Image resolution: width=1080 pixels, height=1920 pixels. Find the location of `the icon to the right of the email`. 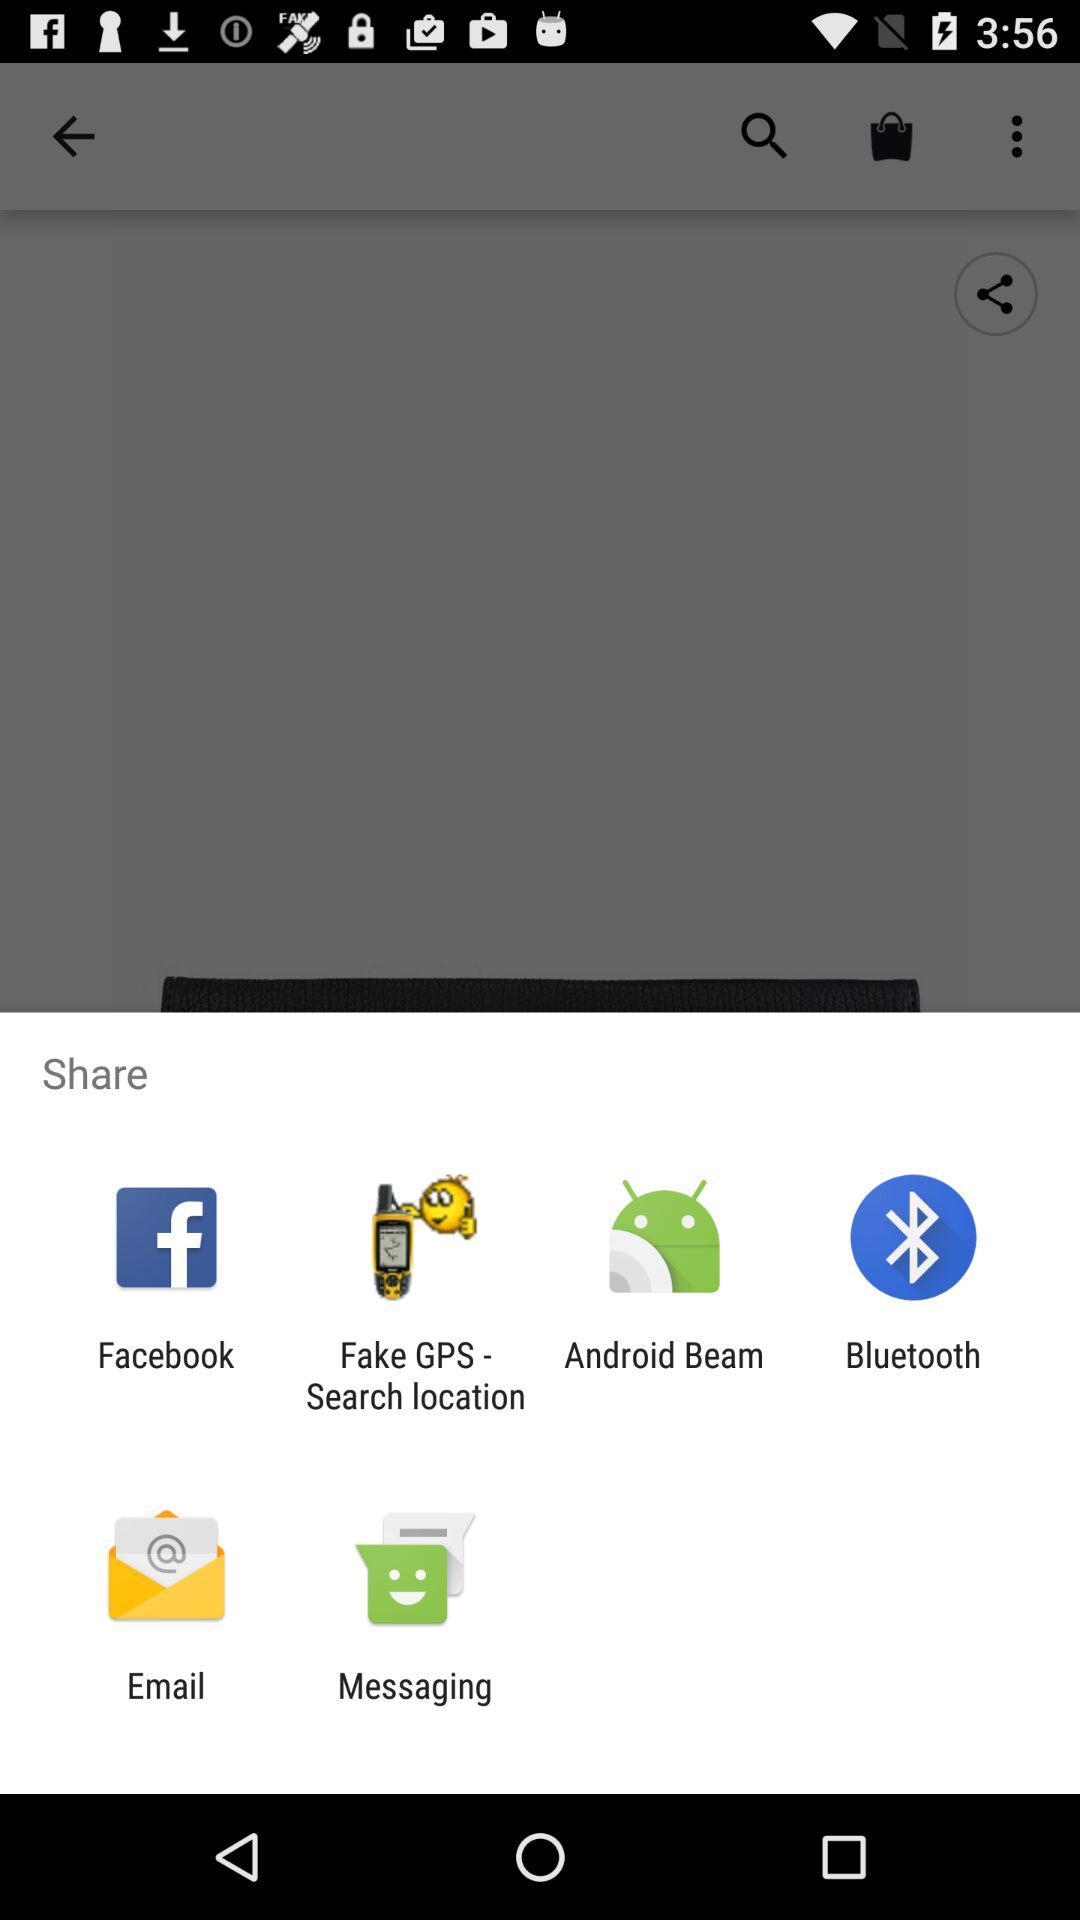

the icon to the right of the email is located at coordinates (414, 1705).